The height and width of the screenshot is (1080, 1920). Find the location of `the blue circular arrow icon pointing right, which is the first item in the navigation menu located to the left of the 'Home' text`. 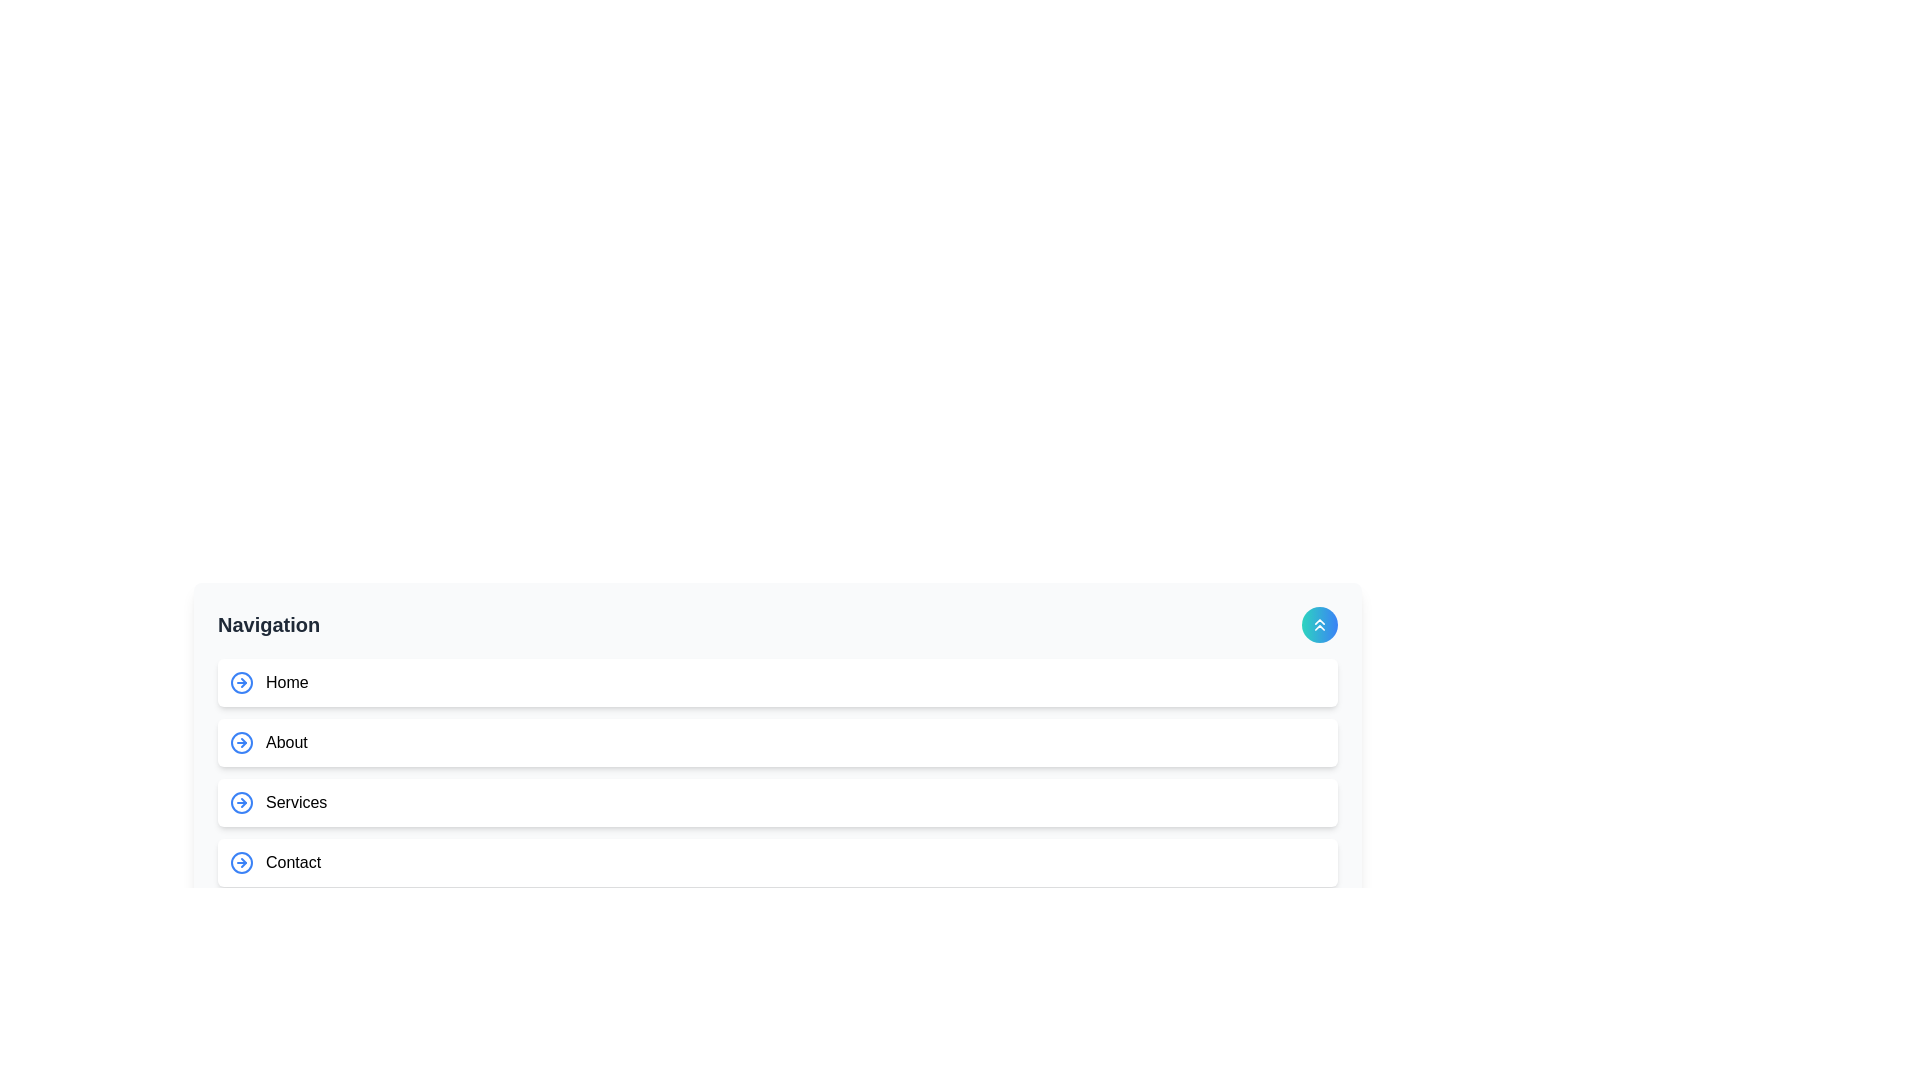

the blue circular arrow icon pointing right, which is the first item in the navigation menu located to the left of the 'Home' text is located at coordinates (240, 681).